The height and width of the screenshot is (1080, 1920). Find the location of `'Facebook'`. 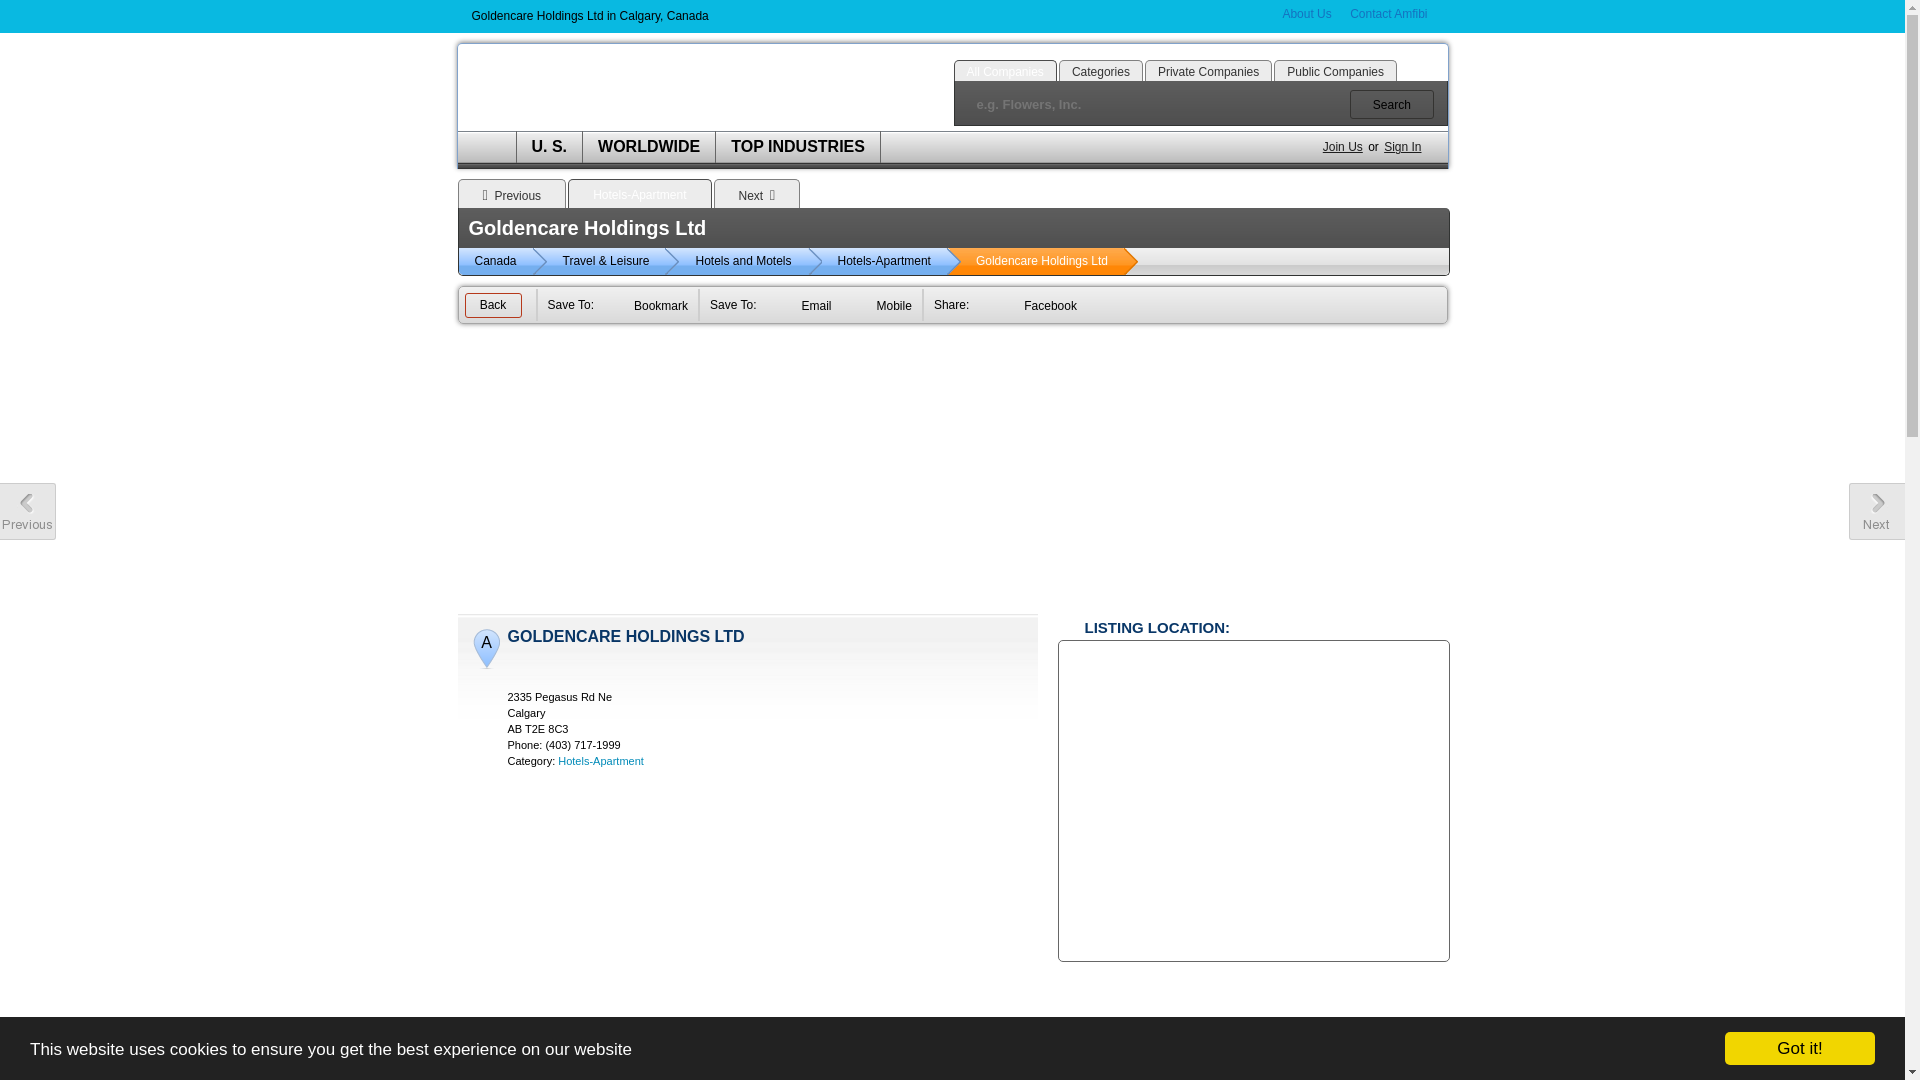

'Facebook' is located at coordinates (1035, 306).